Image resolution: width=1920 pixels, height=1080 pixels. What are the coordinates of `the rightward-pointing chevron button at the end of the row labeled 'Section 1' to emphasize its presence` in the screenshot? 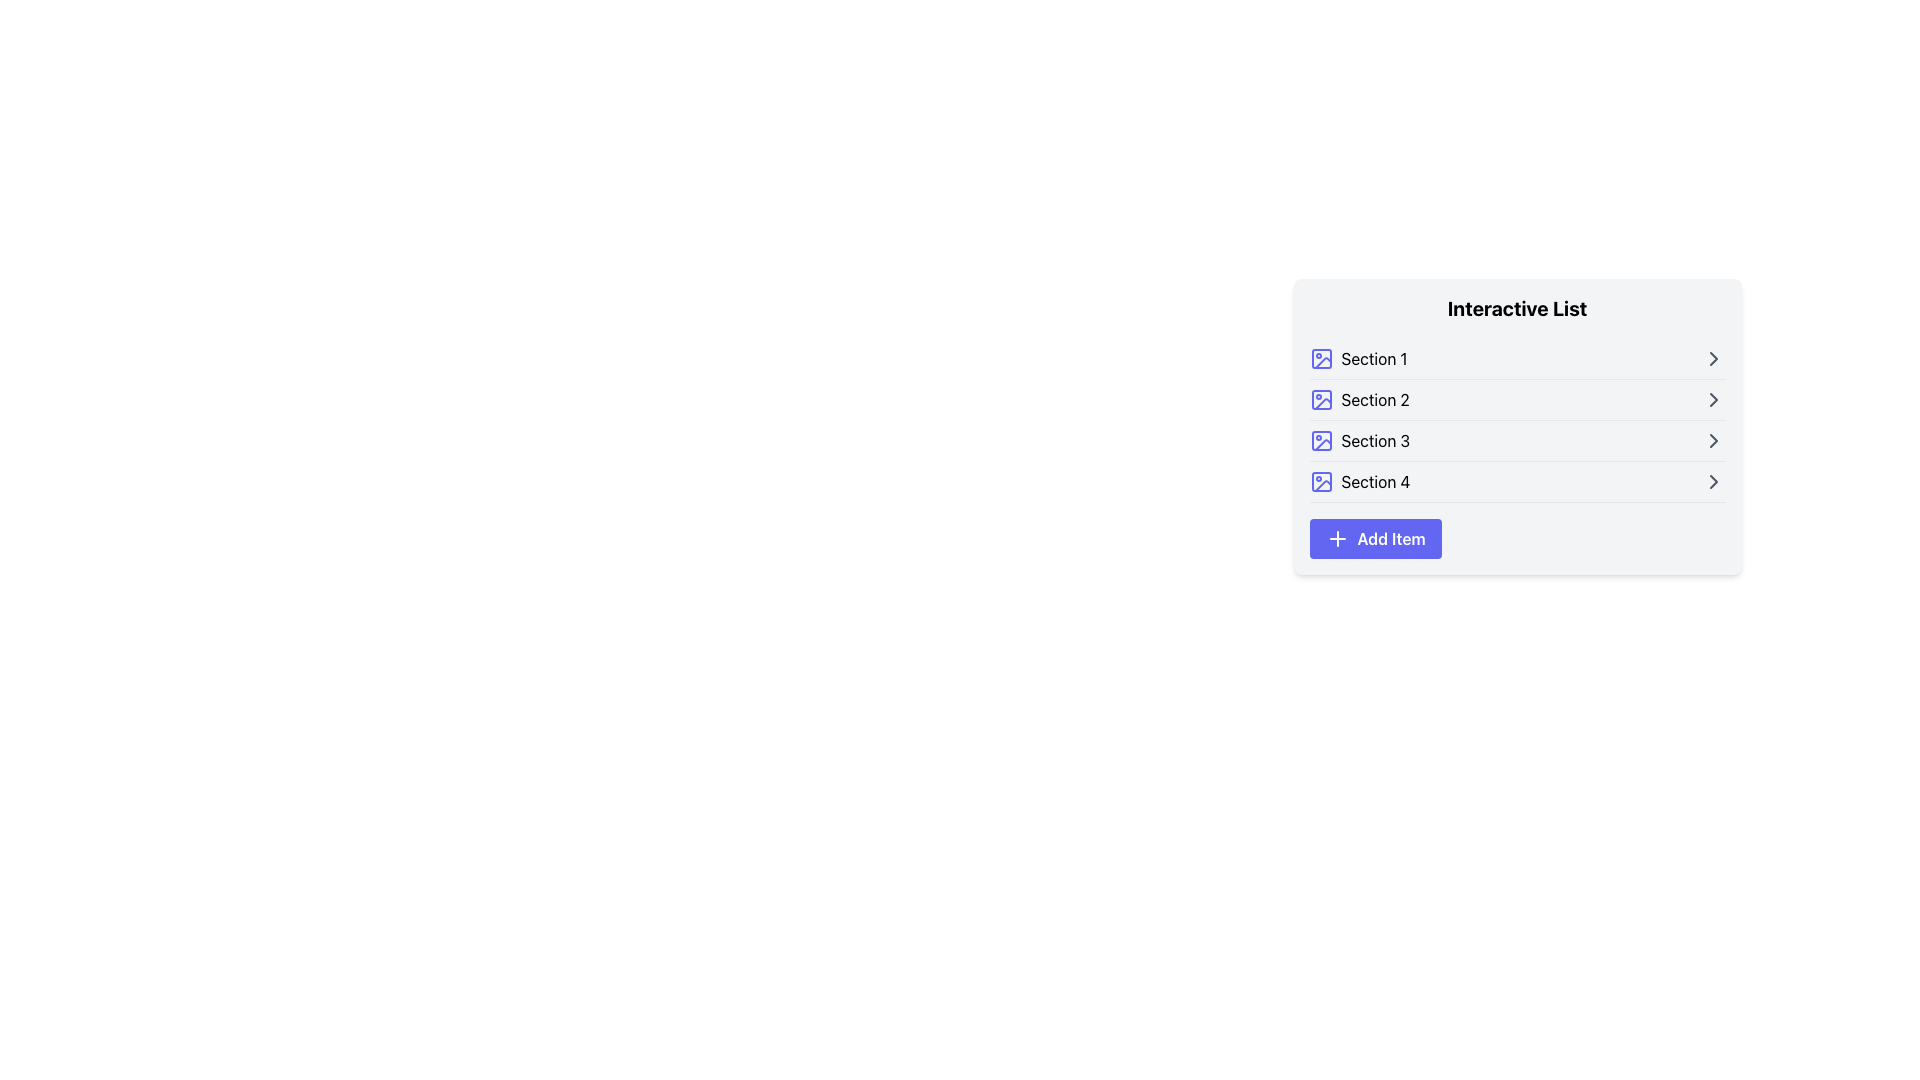 It's located at (1712, 357).